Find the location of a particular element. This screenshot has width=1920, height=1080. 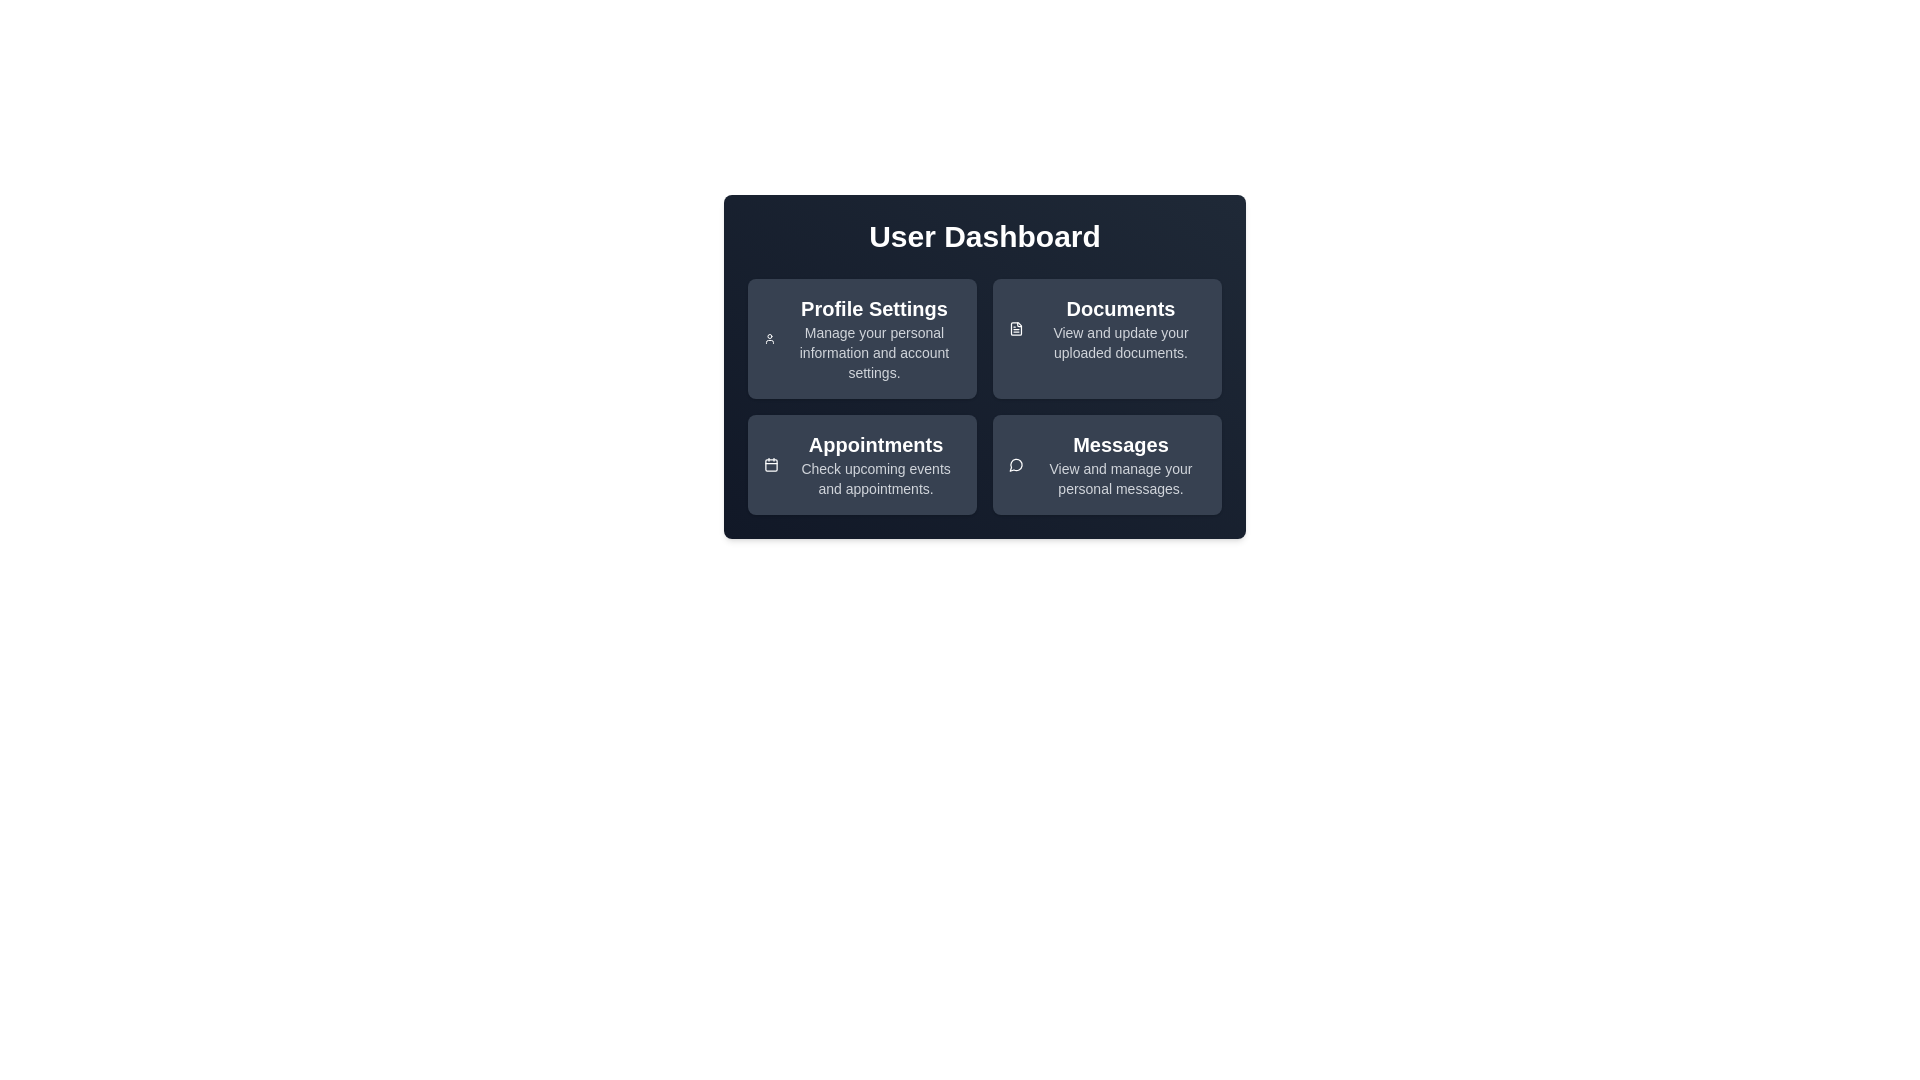

the icon of the Documents card is located at coordinates (1016, 327).